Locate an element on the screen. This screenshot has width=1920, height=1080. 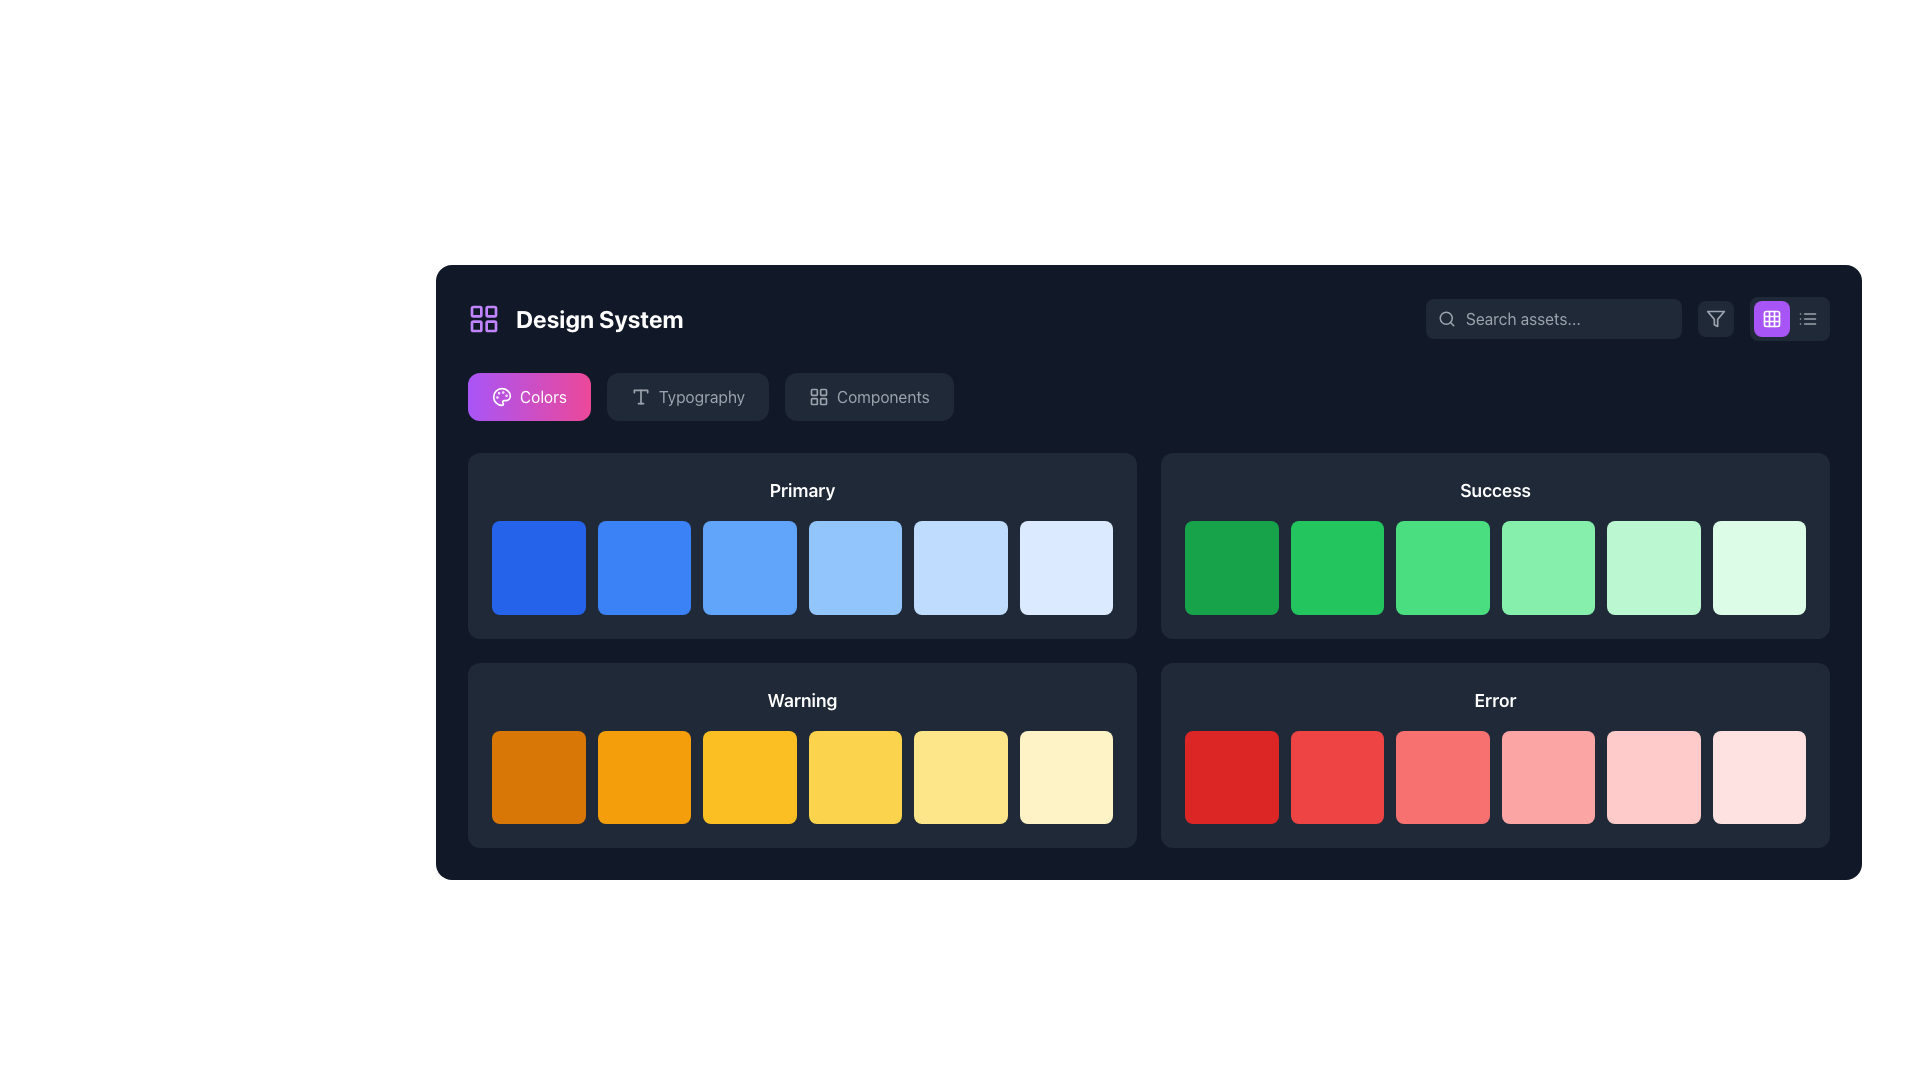
the text label that displays 'Success' in a bold, white font, styled prominently against a dark background, located in the top-right section of the interface is located at coordinates (1495, 490).